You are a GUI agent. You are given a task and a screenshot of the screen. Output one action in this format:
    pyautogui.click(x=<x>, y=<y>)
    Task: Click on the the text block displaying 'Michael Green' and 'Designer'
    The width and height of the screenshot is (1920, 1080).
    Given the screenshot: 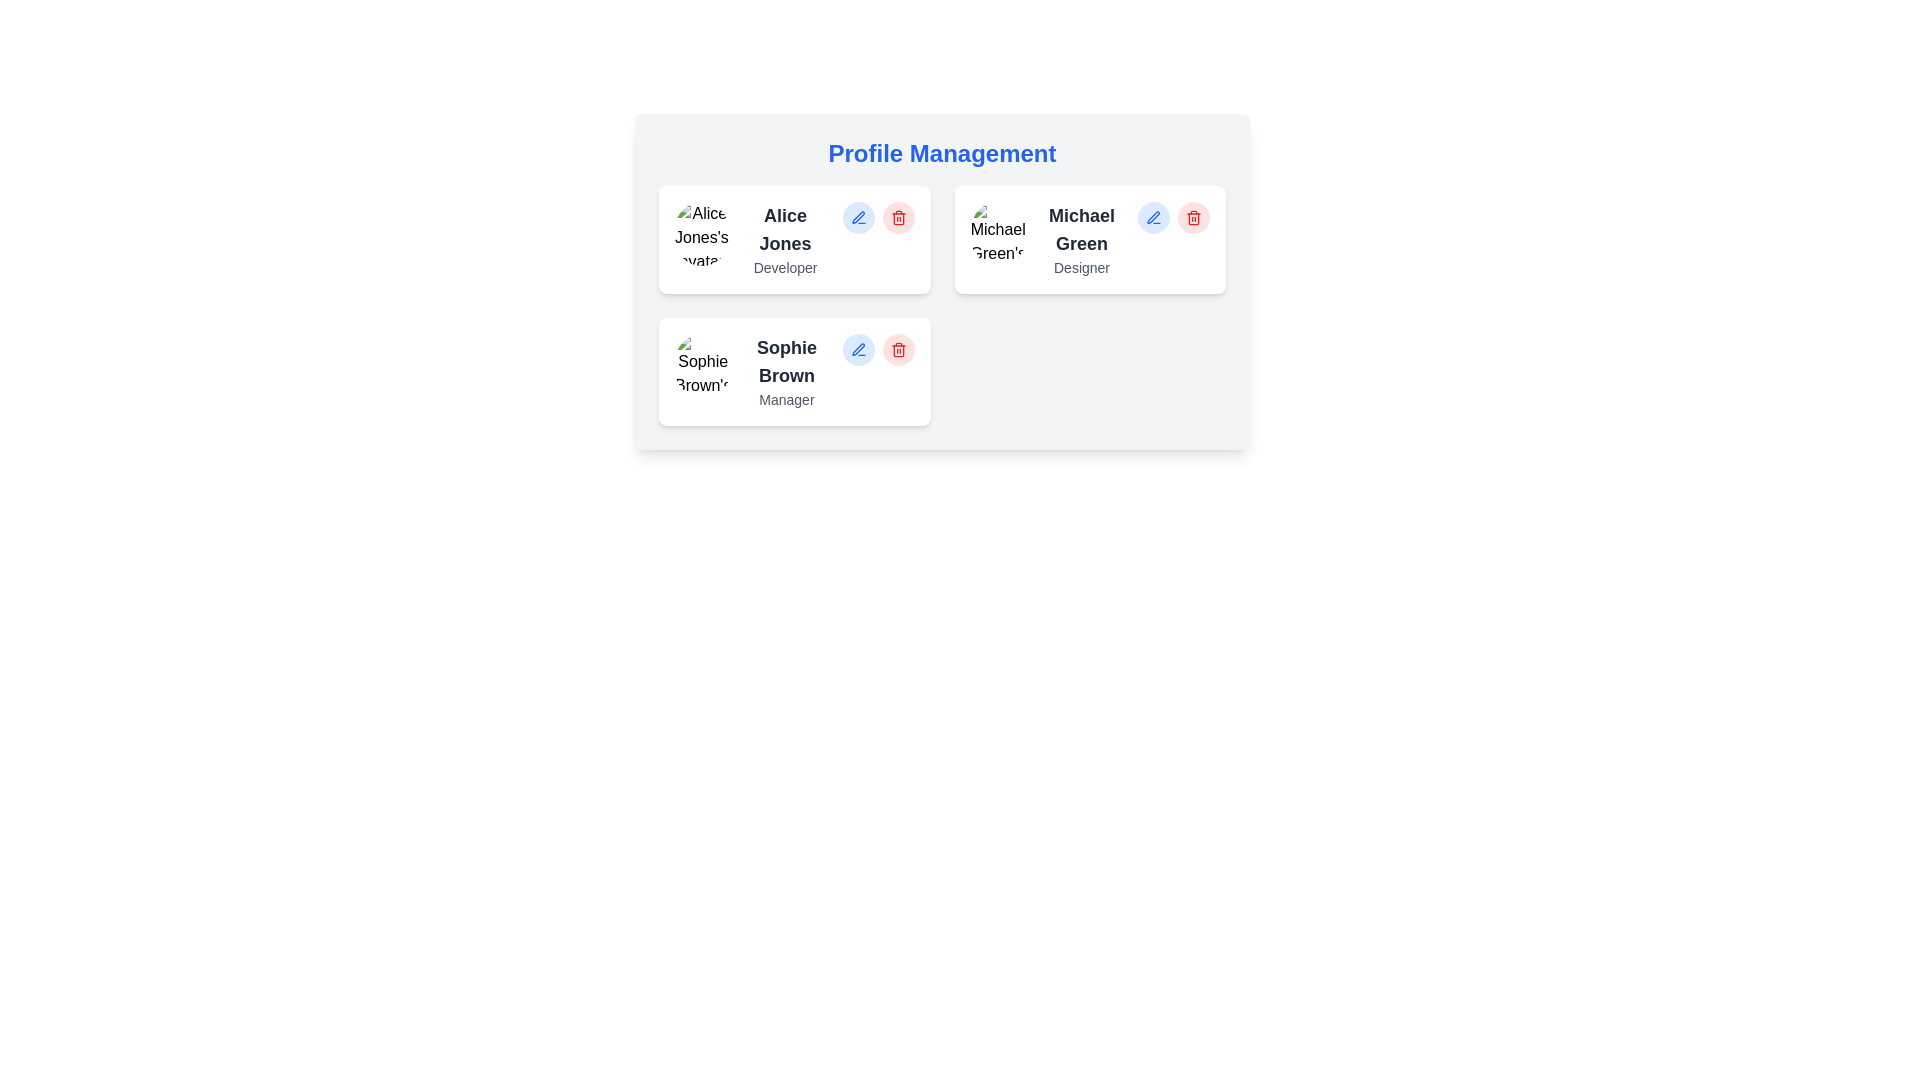 What is the action you would take?
    pyautogui.click(x=1081, y=238)
    